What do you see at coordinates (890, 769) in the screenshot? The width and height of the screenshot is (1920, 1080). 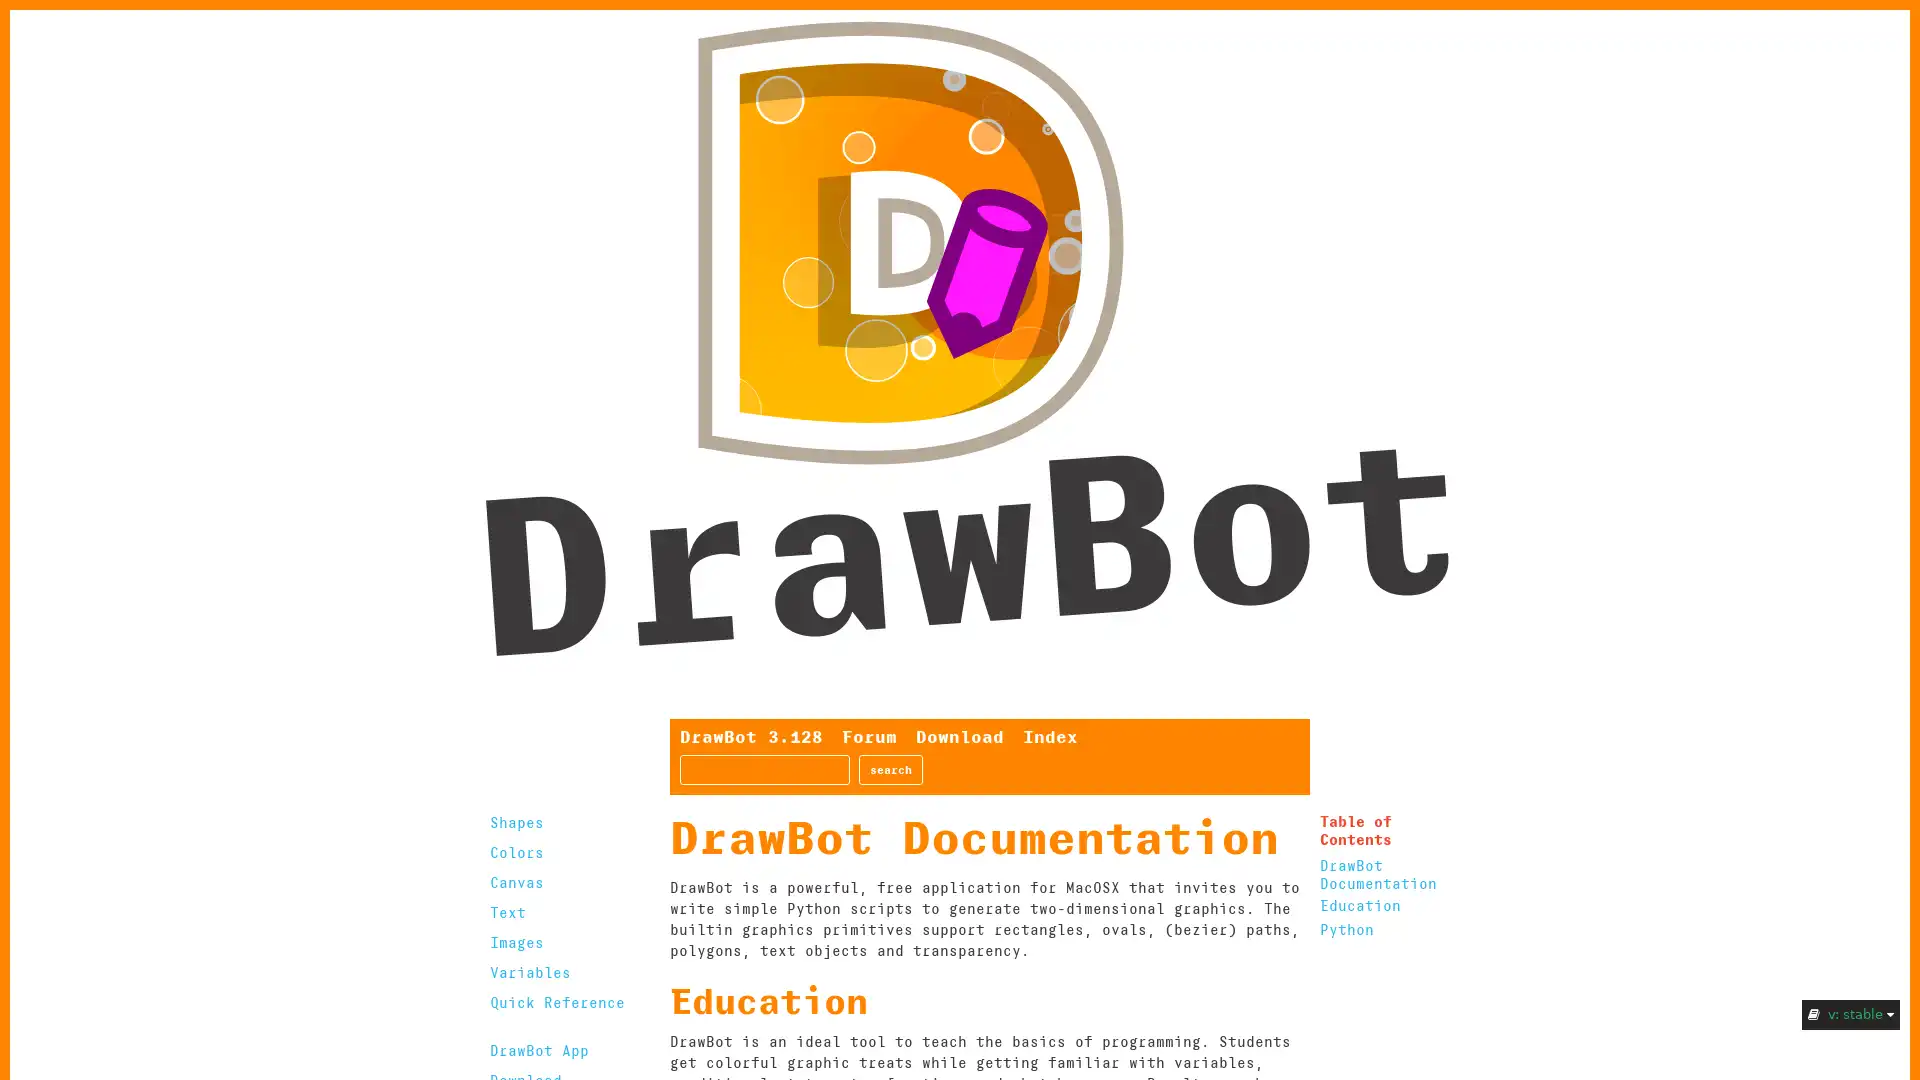 I see `search` at bounding box center [890, 769].